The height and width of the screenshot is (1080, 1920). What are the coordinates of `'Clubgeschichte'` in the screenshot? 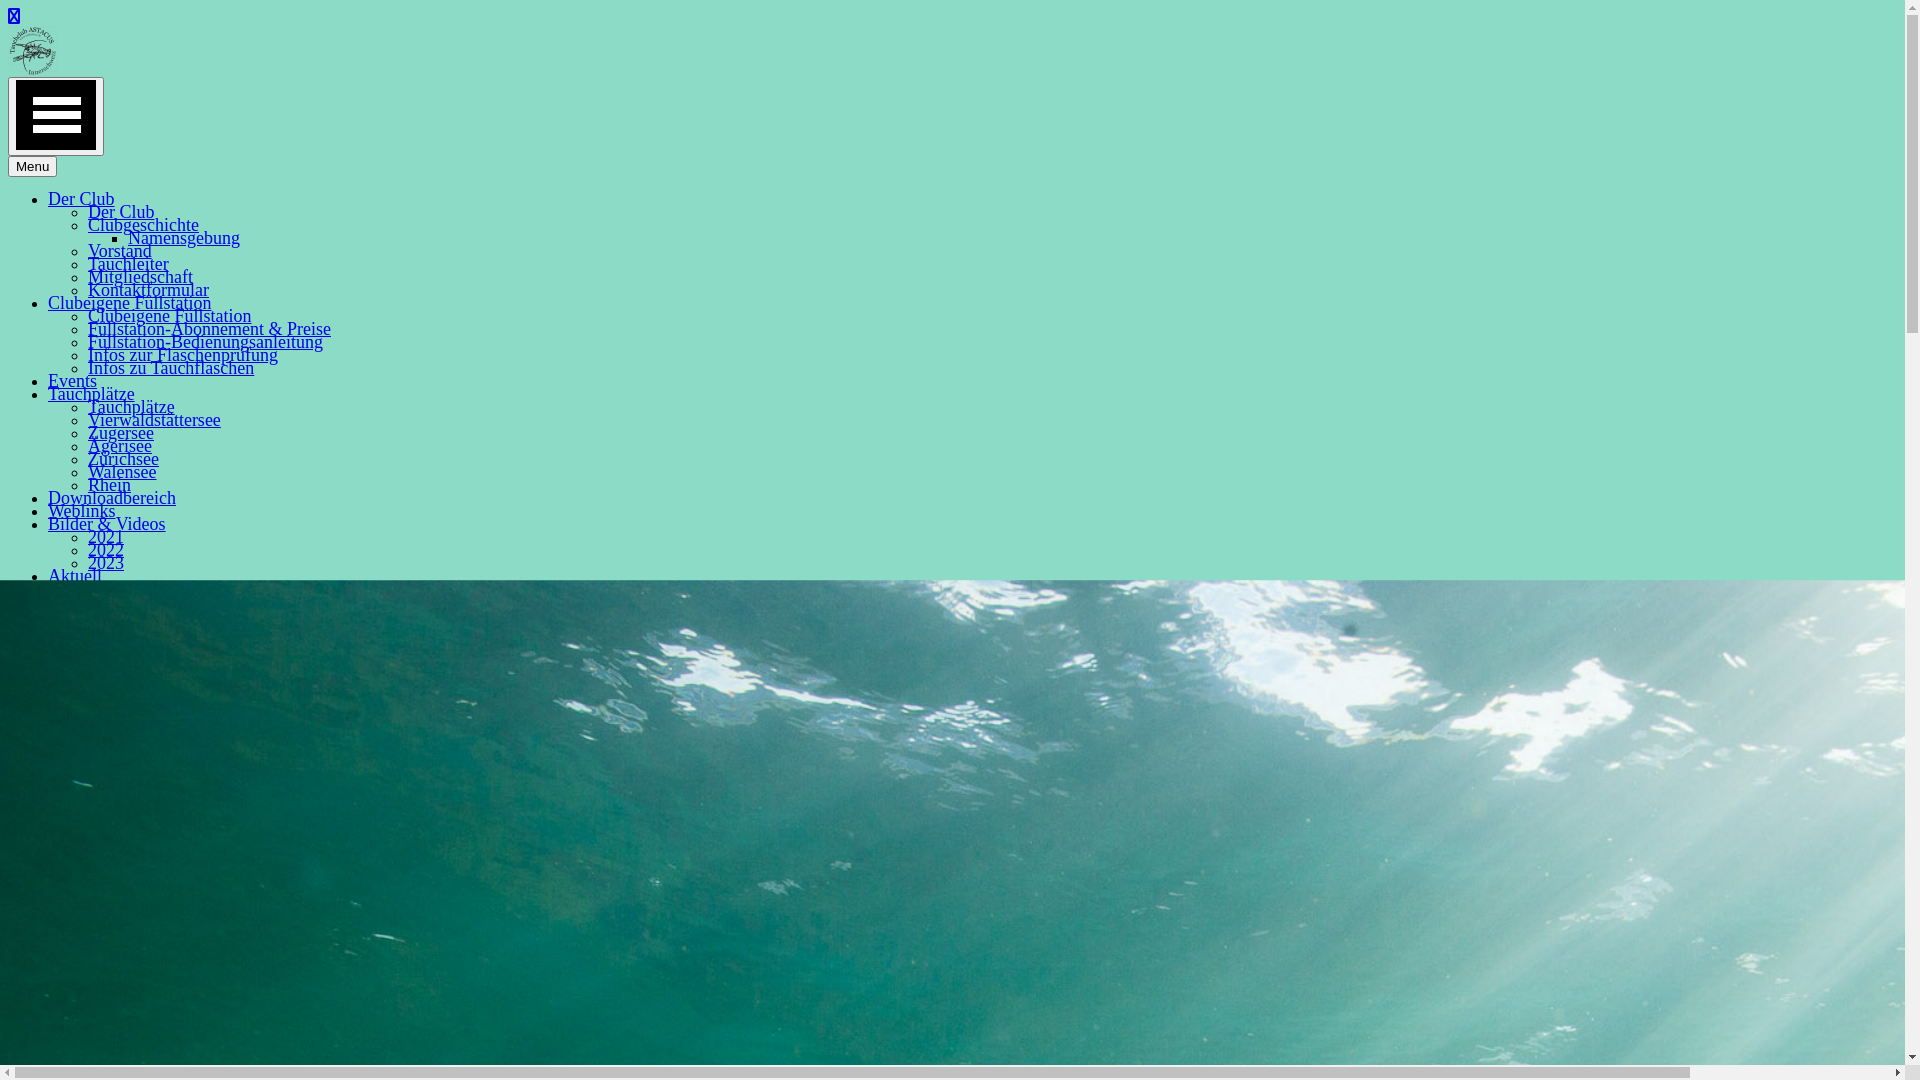 It's located at (142, 224).